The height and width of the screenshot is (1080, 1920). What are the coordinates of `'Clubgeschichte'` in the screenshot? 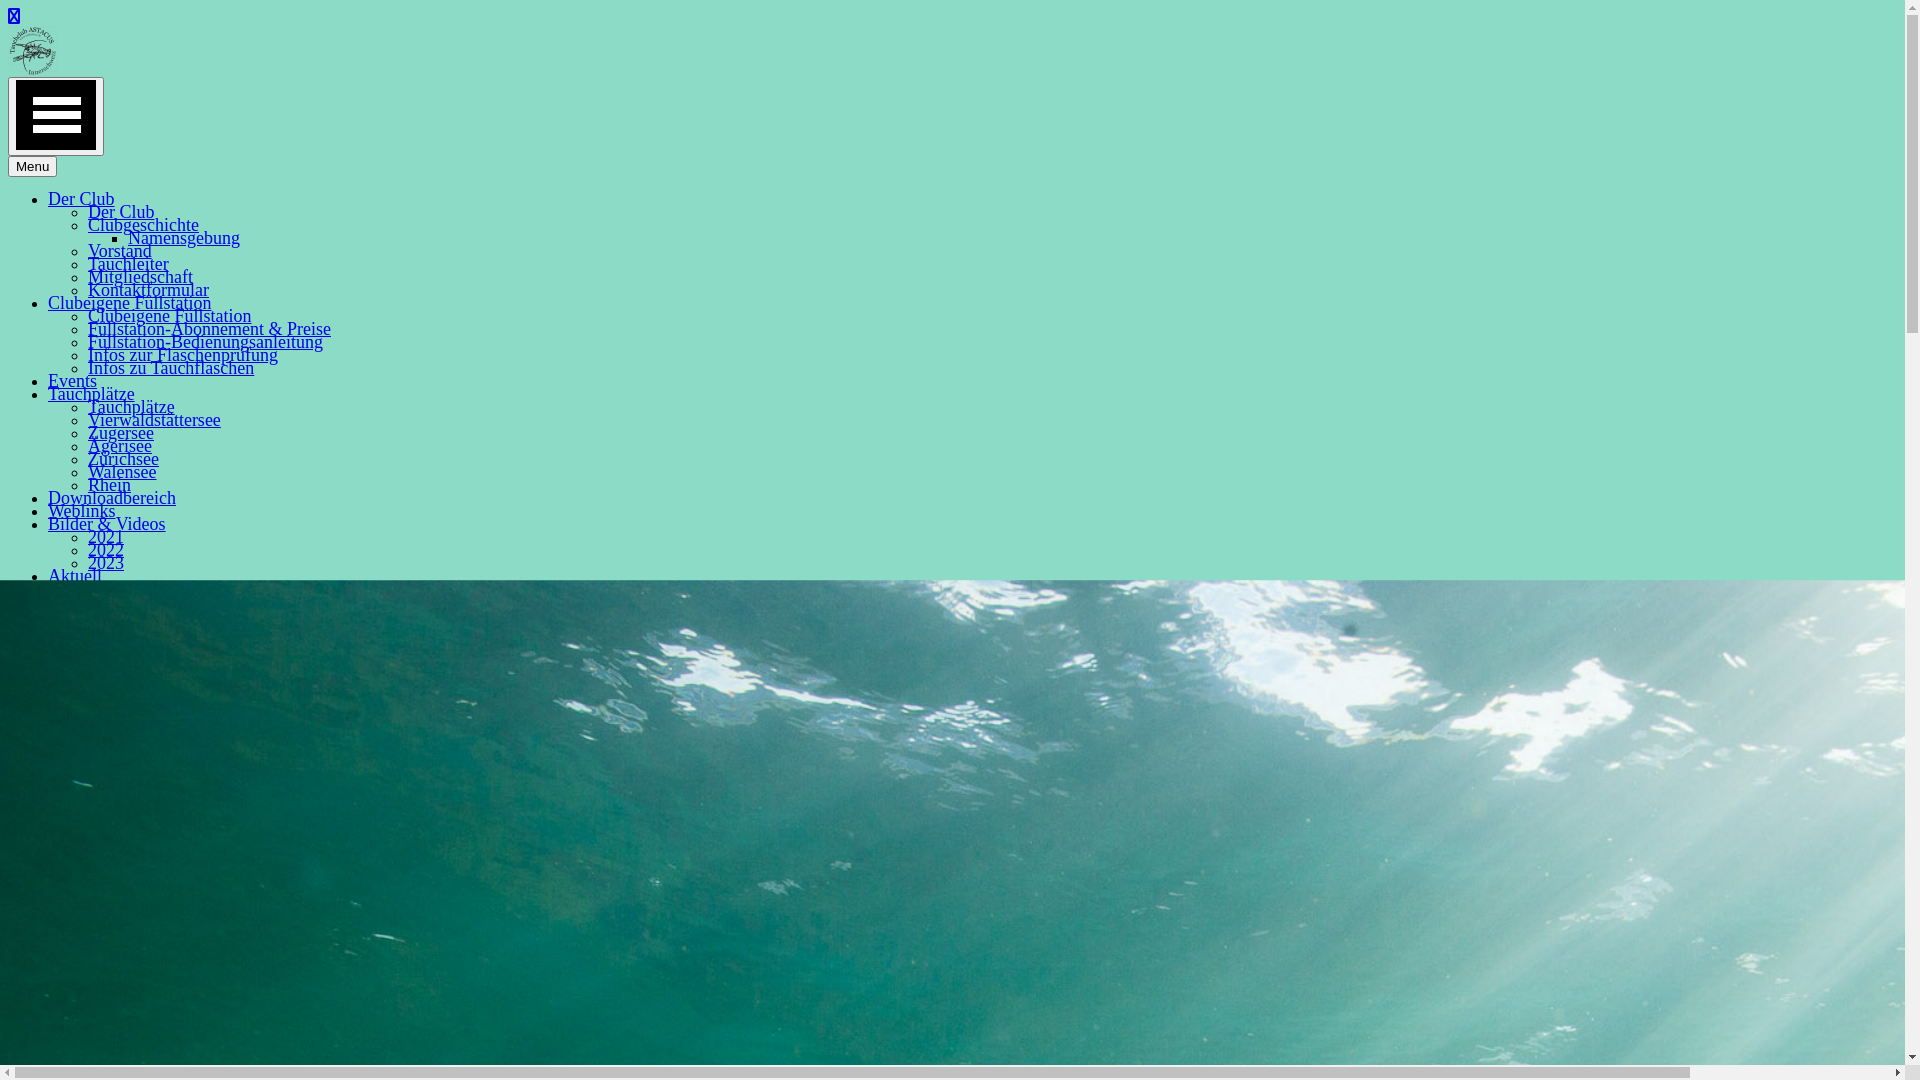 It's located at (142, 224).